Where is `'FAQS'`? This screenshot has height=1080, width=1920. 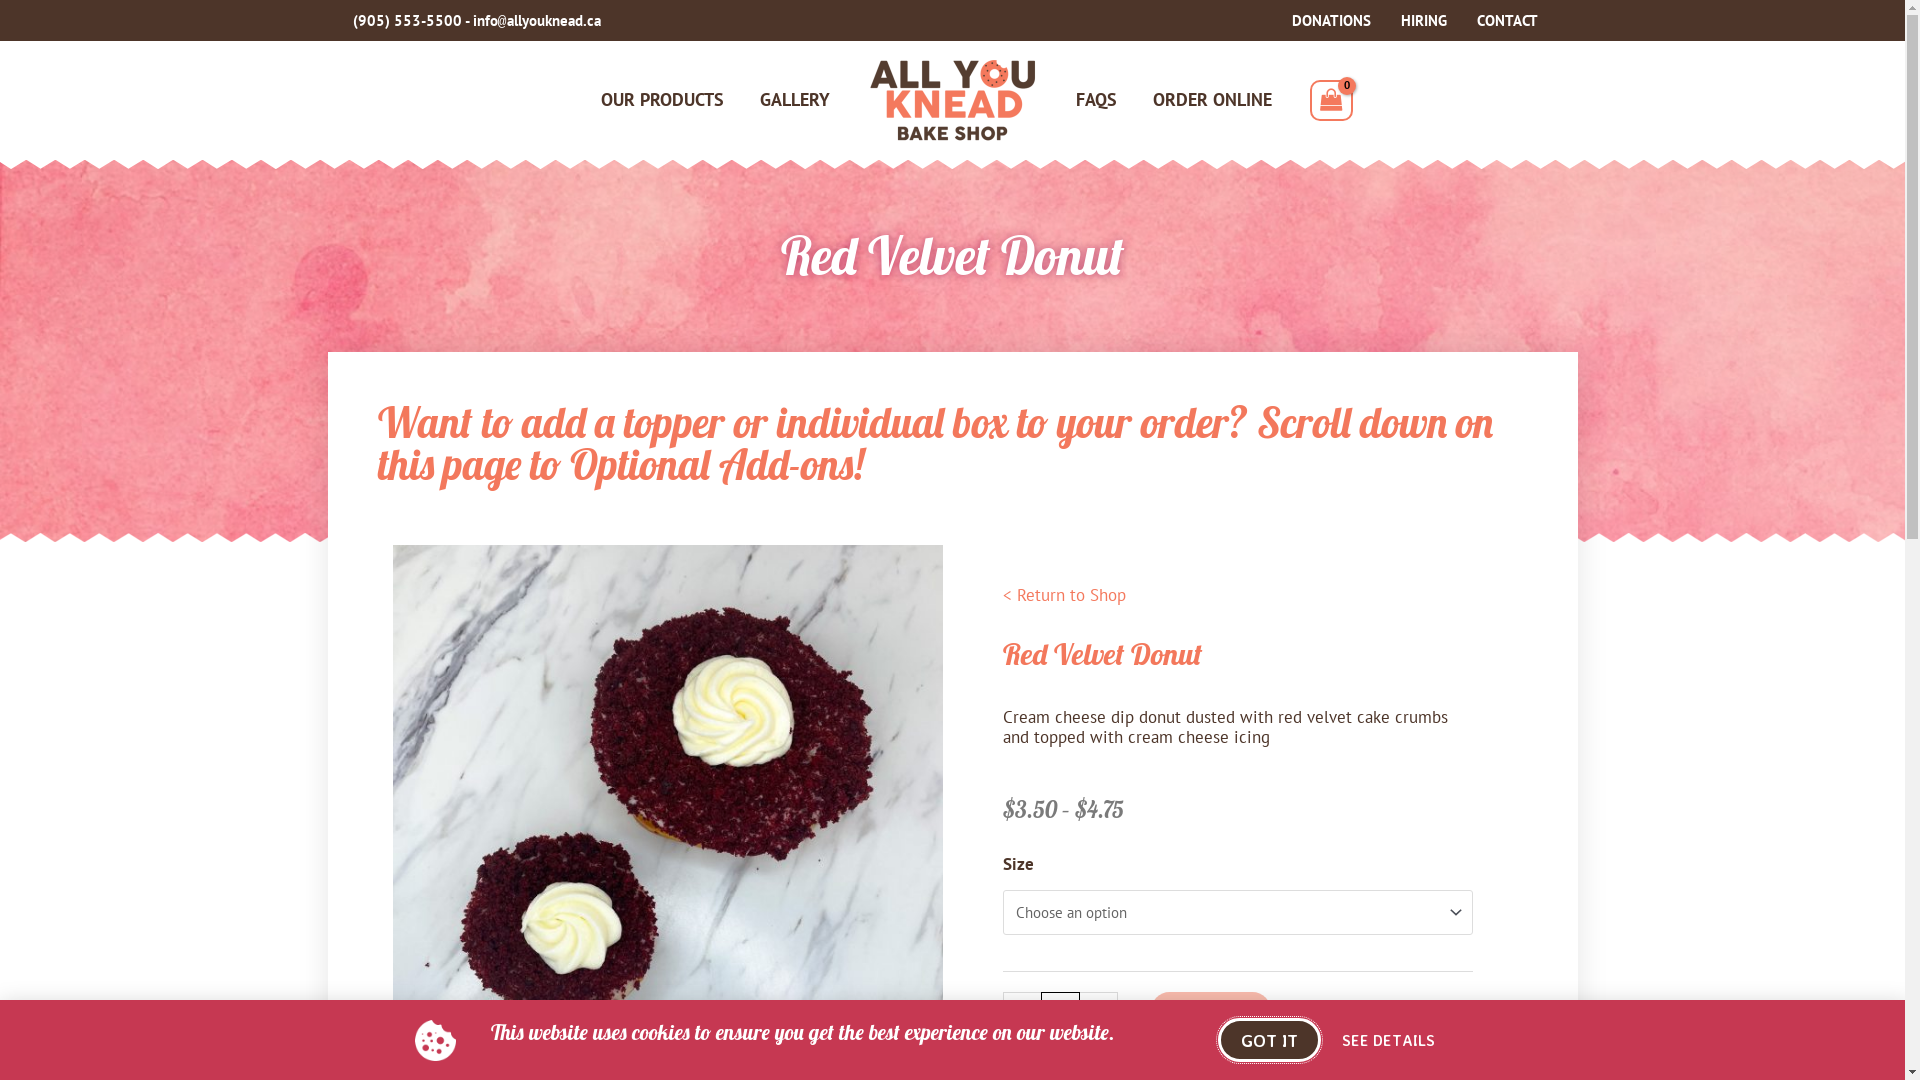 'FAQS' is located at coordinates (1095, 100).